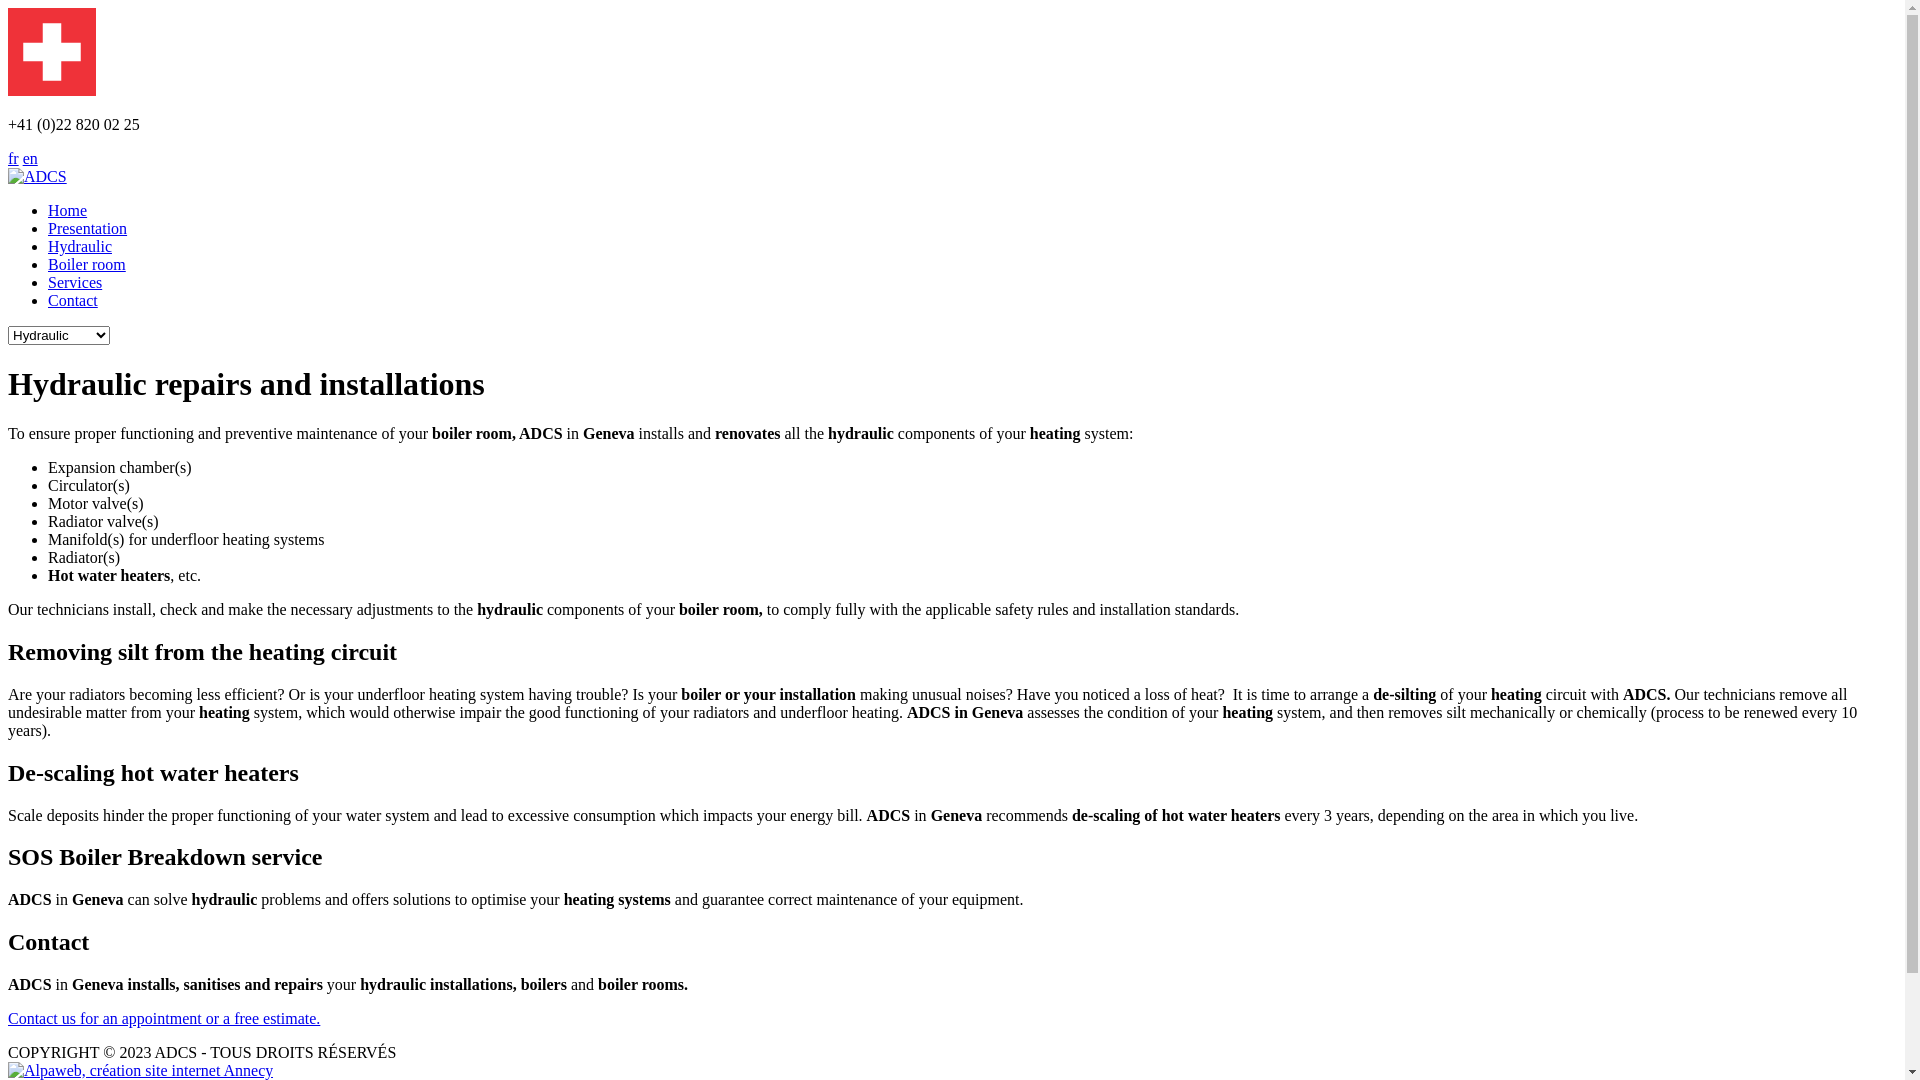  Describe the element at coordinates (48, 300) in the screenshot. I see `'Contact'` at that location.